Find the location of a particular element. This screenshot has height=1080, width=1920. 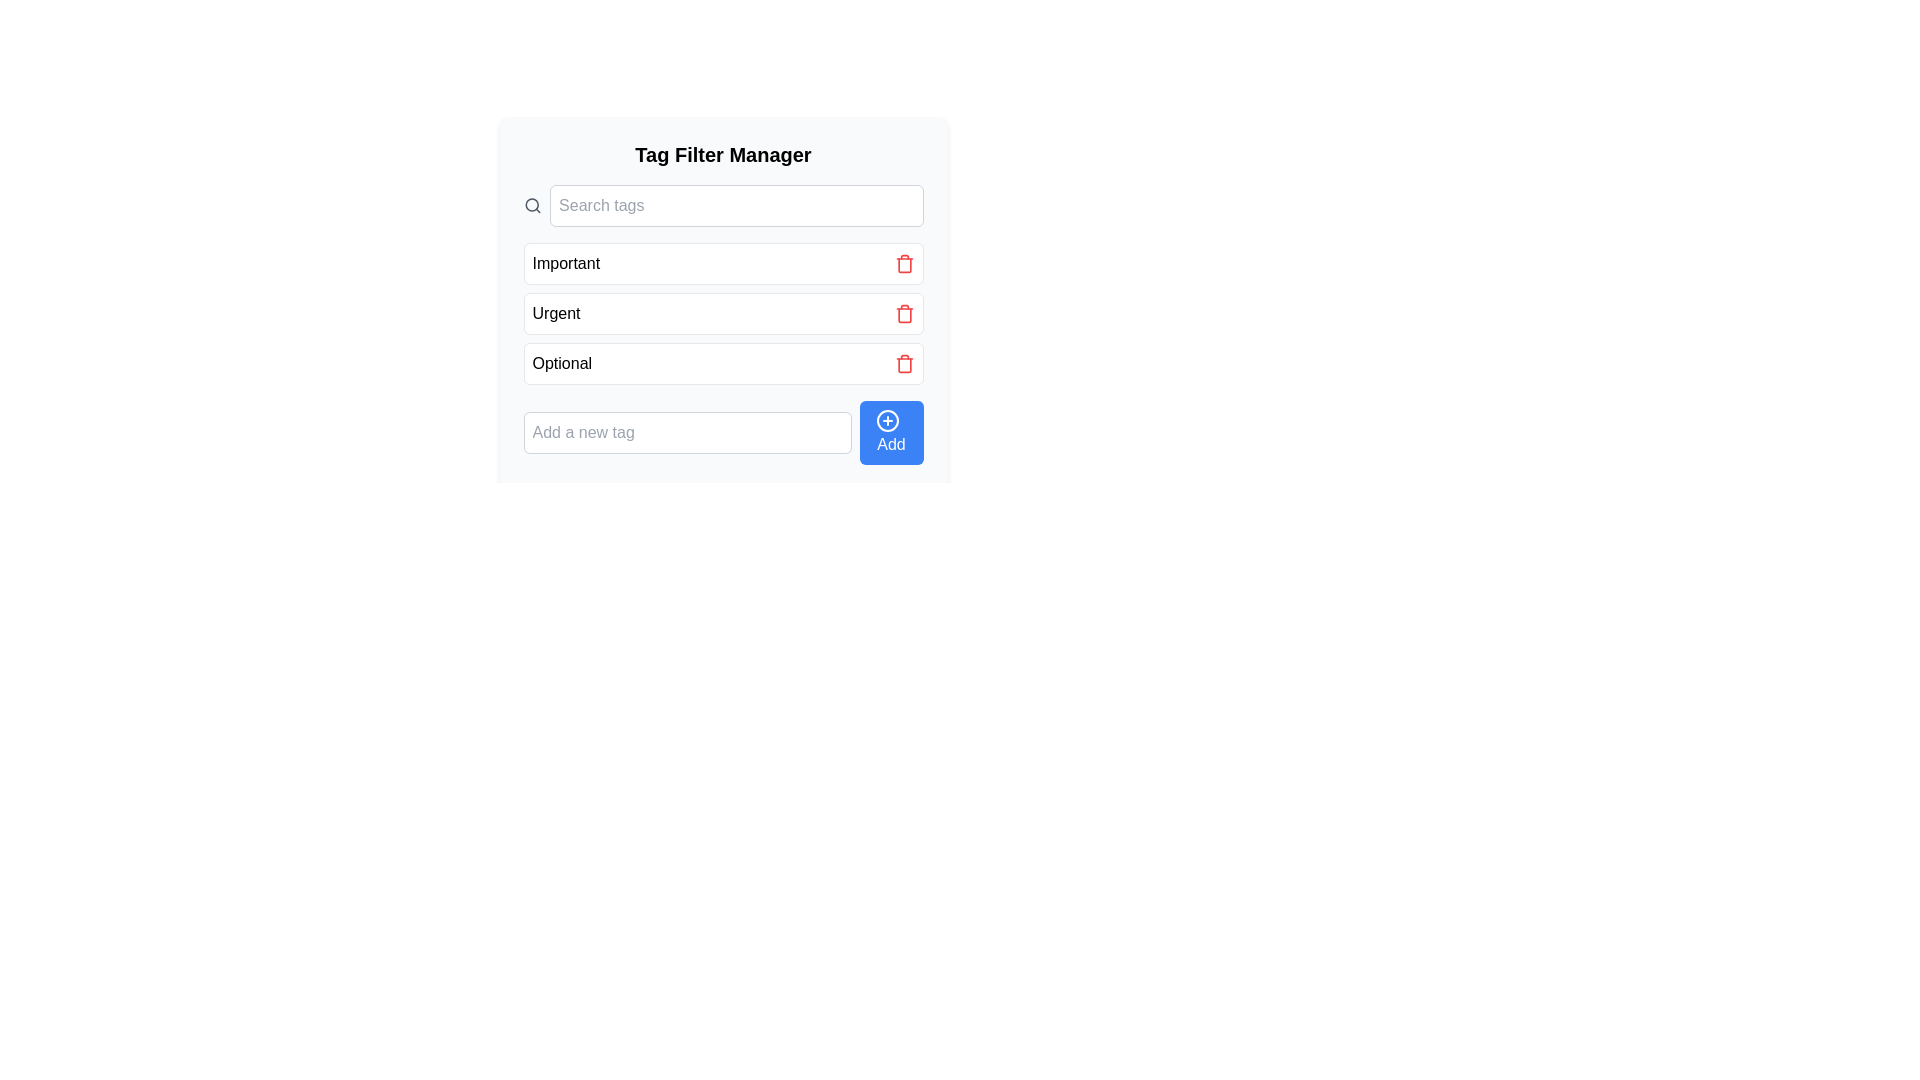

the blue 'Add' button located at the bottom-right of the UI, which features a circular 'plus' sign icon is located at coordinates (886, 419).